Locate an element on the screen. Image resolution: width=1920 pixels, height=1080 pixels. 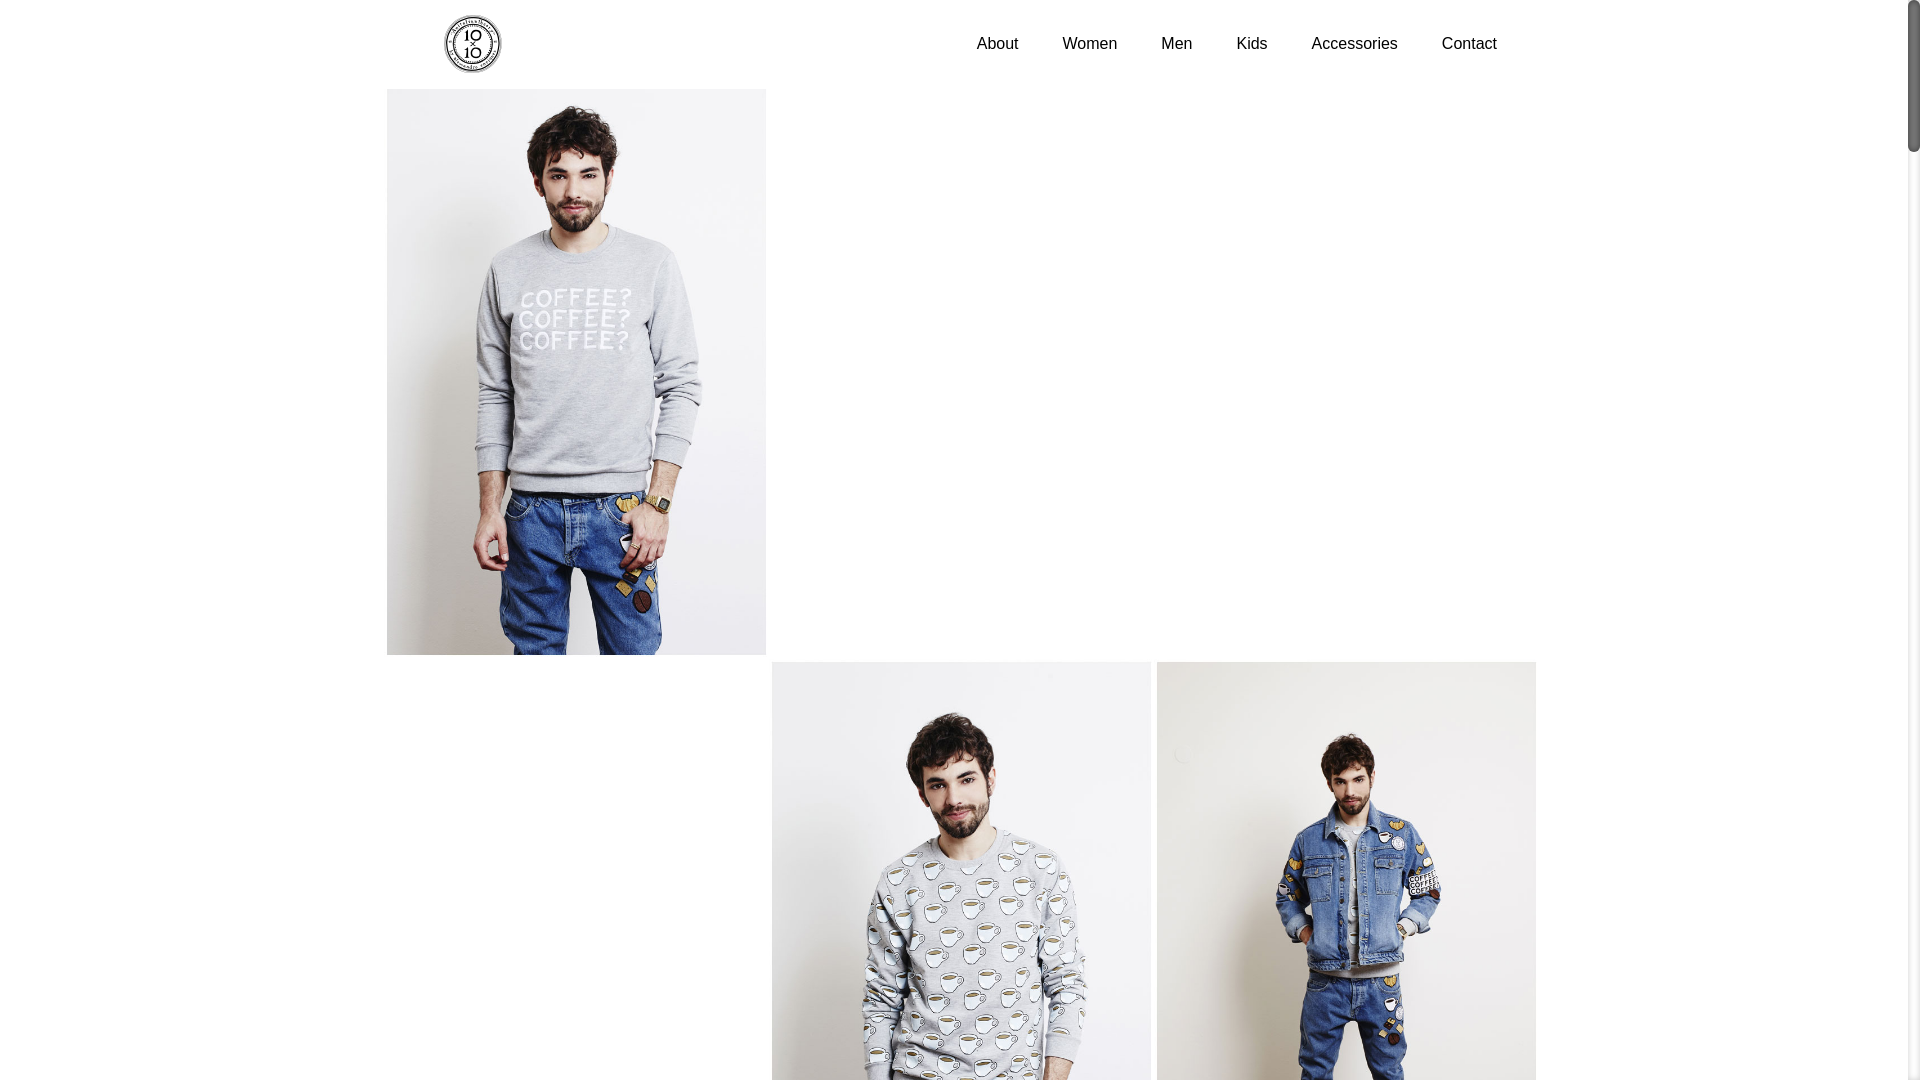
'Accessories' is located at coordinates (1354, 43).